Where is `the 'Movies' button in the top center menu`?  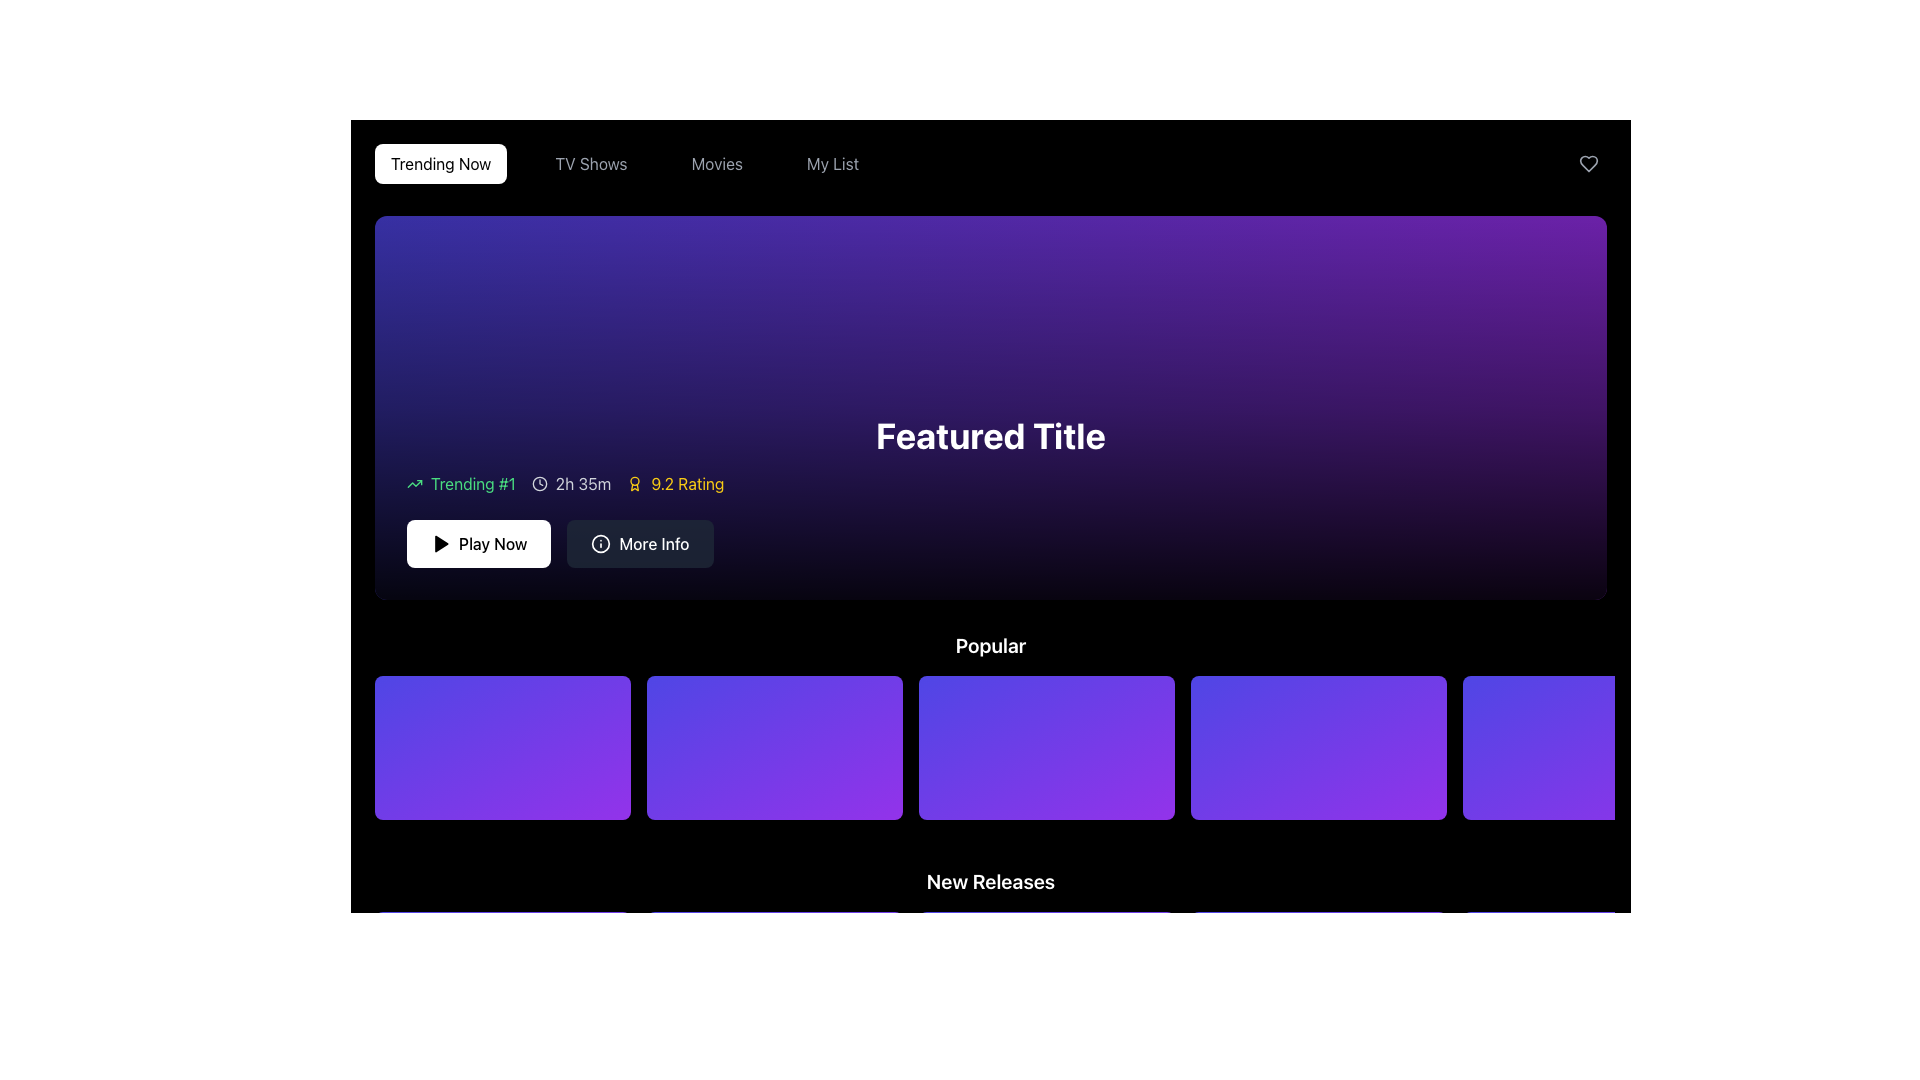 the 'Movies' button in the top center menu is located at coordinates (717, 163).